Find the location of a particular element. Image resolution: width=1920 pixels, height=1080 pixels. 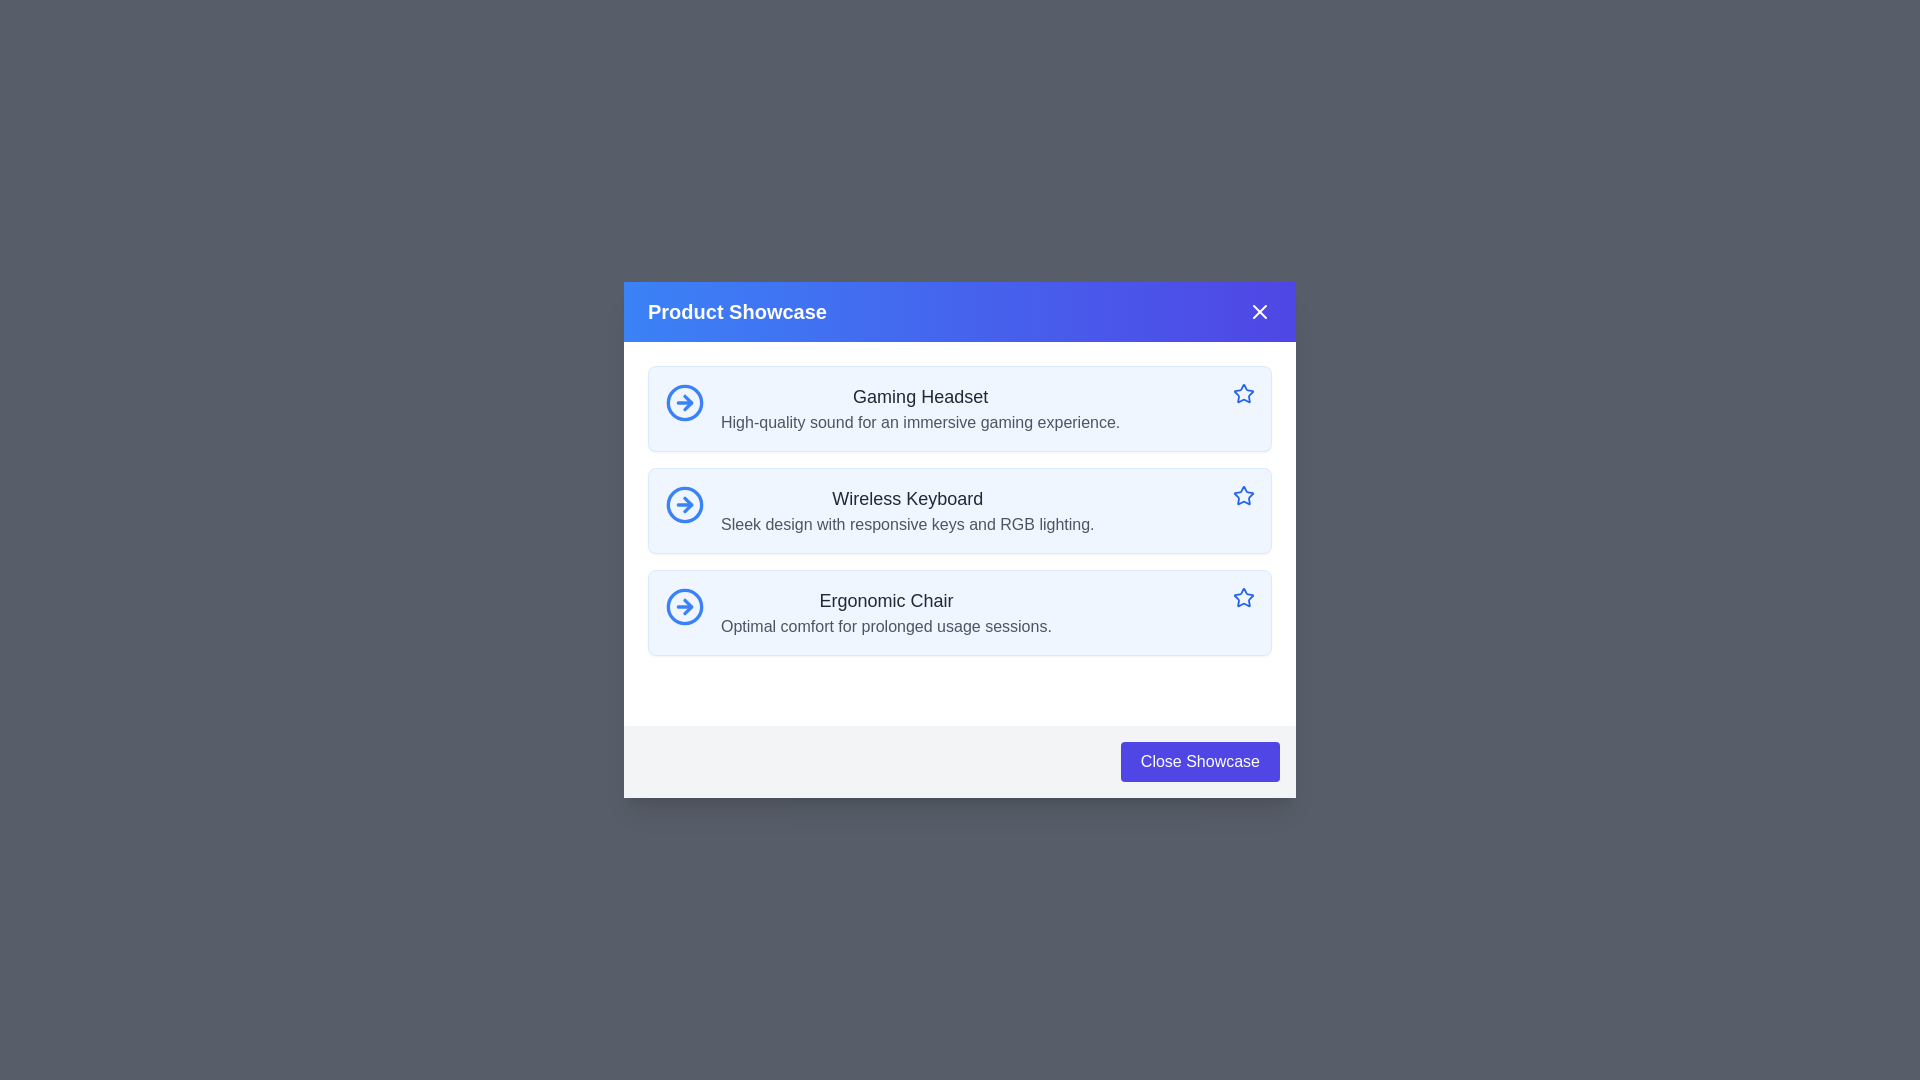

text label displaying 'Gaming Headset', which is a bold black font centered in the top-left section of the blue box in the 'Product Showcase' modal interface is located at coordinates (919, 397).